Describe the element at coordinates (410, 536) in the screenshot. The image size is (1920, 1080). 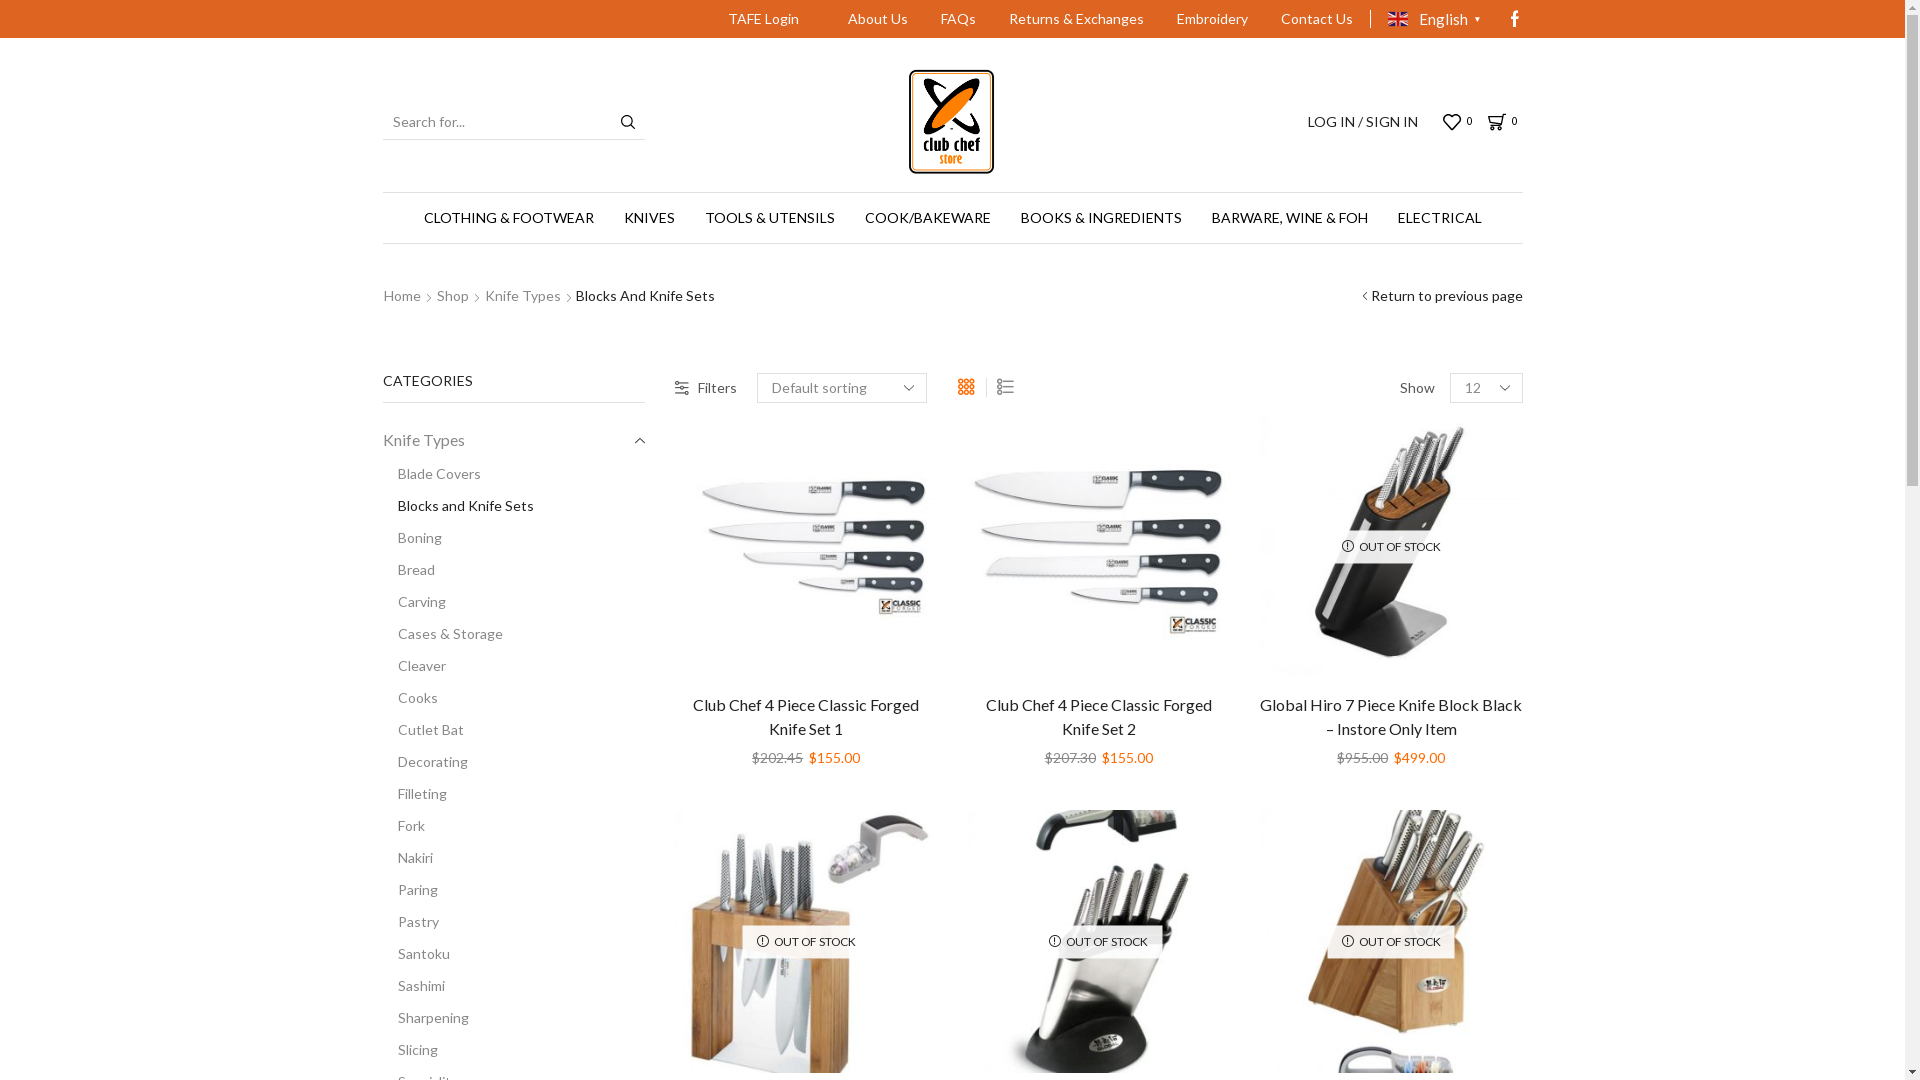
I see `'Boning'` at that location.